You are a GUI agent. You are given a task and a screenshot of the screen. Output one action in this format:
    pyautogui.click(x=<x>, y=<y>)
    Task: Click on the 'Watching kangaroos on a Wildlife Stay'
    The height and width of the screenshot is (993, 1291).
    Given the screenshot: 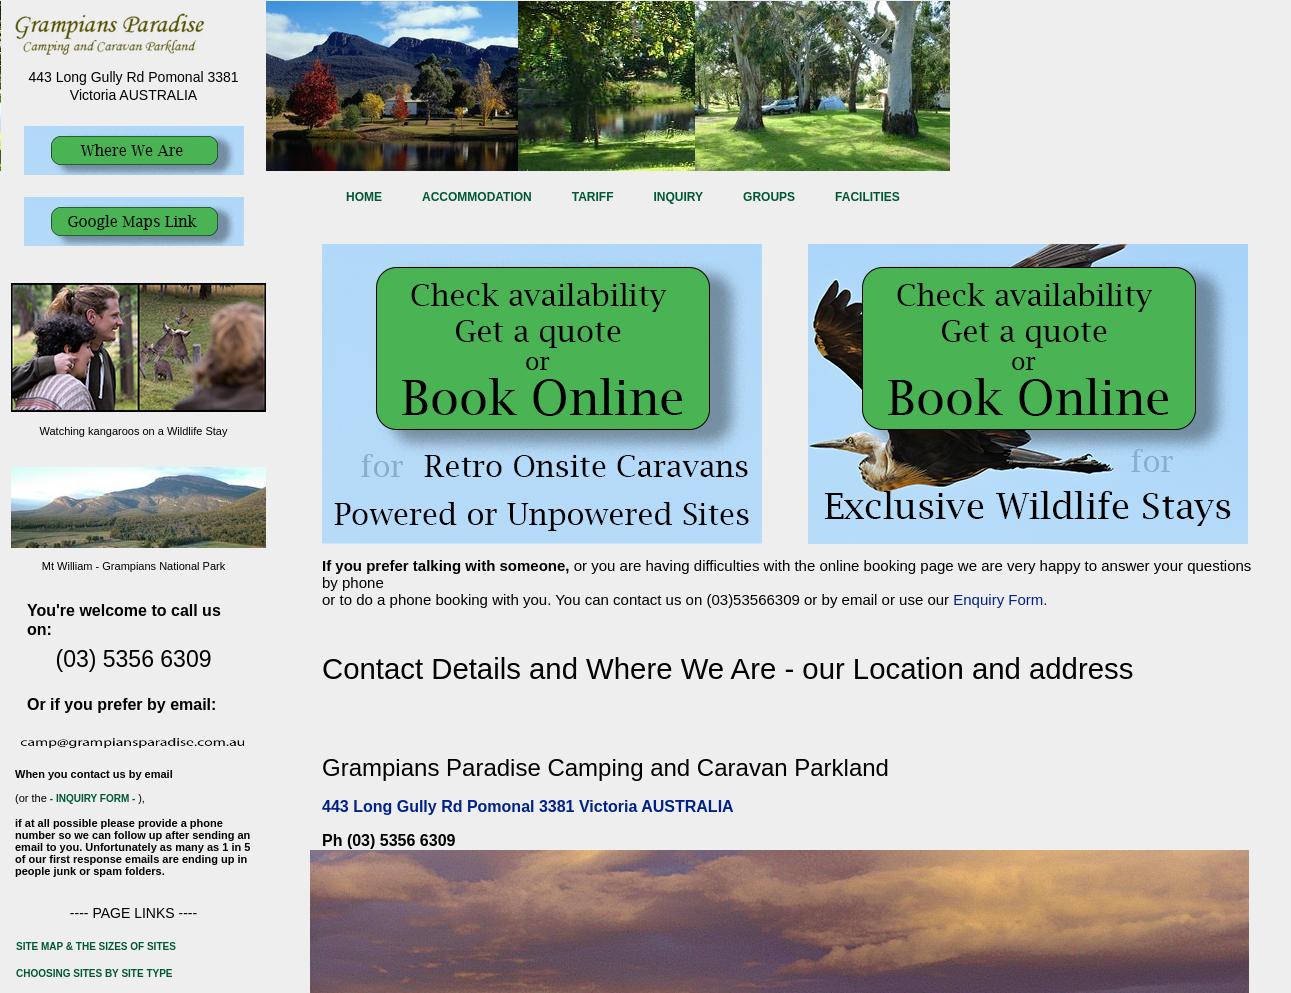 What is the action you would take?
    pyautogui.click(x=131, y=430)
    